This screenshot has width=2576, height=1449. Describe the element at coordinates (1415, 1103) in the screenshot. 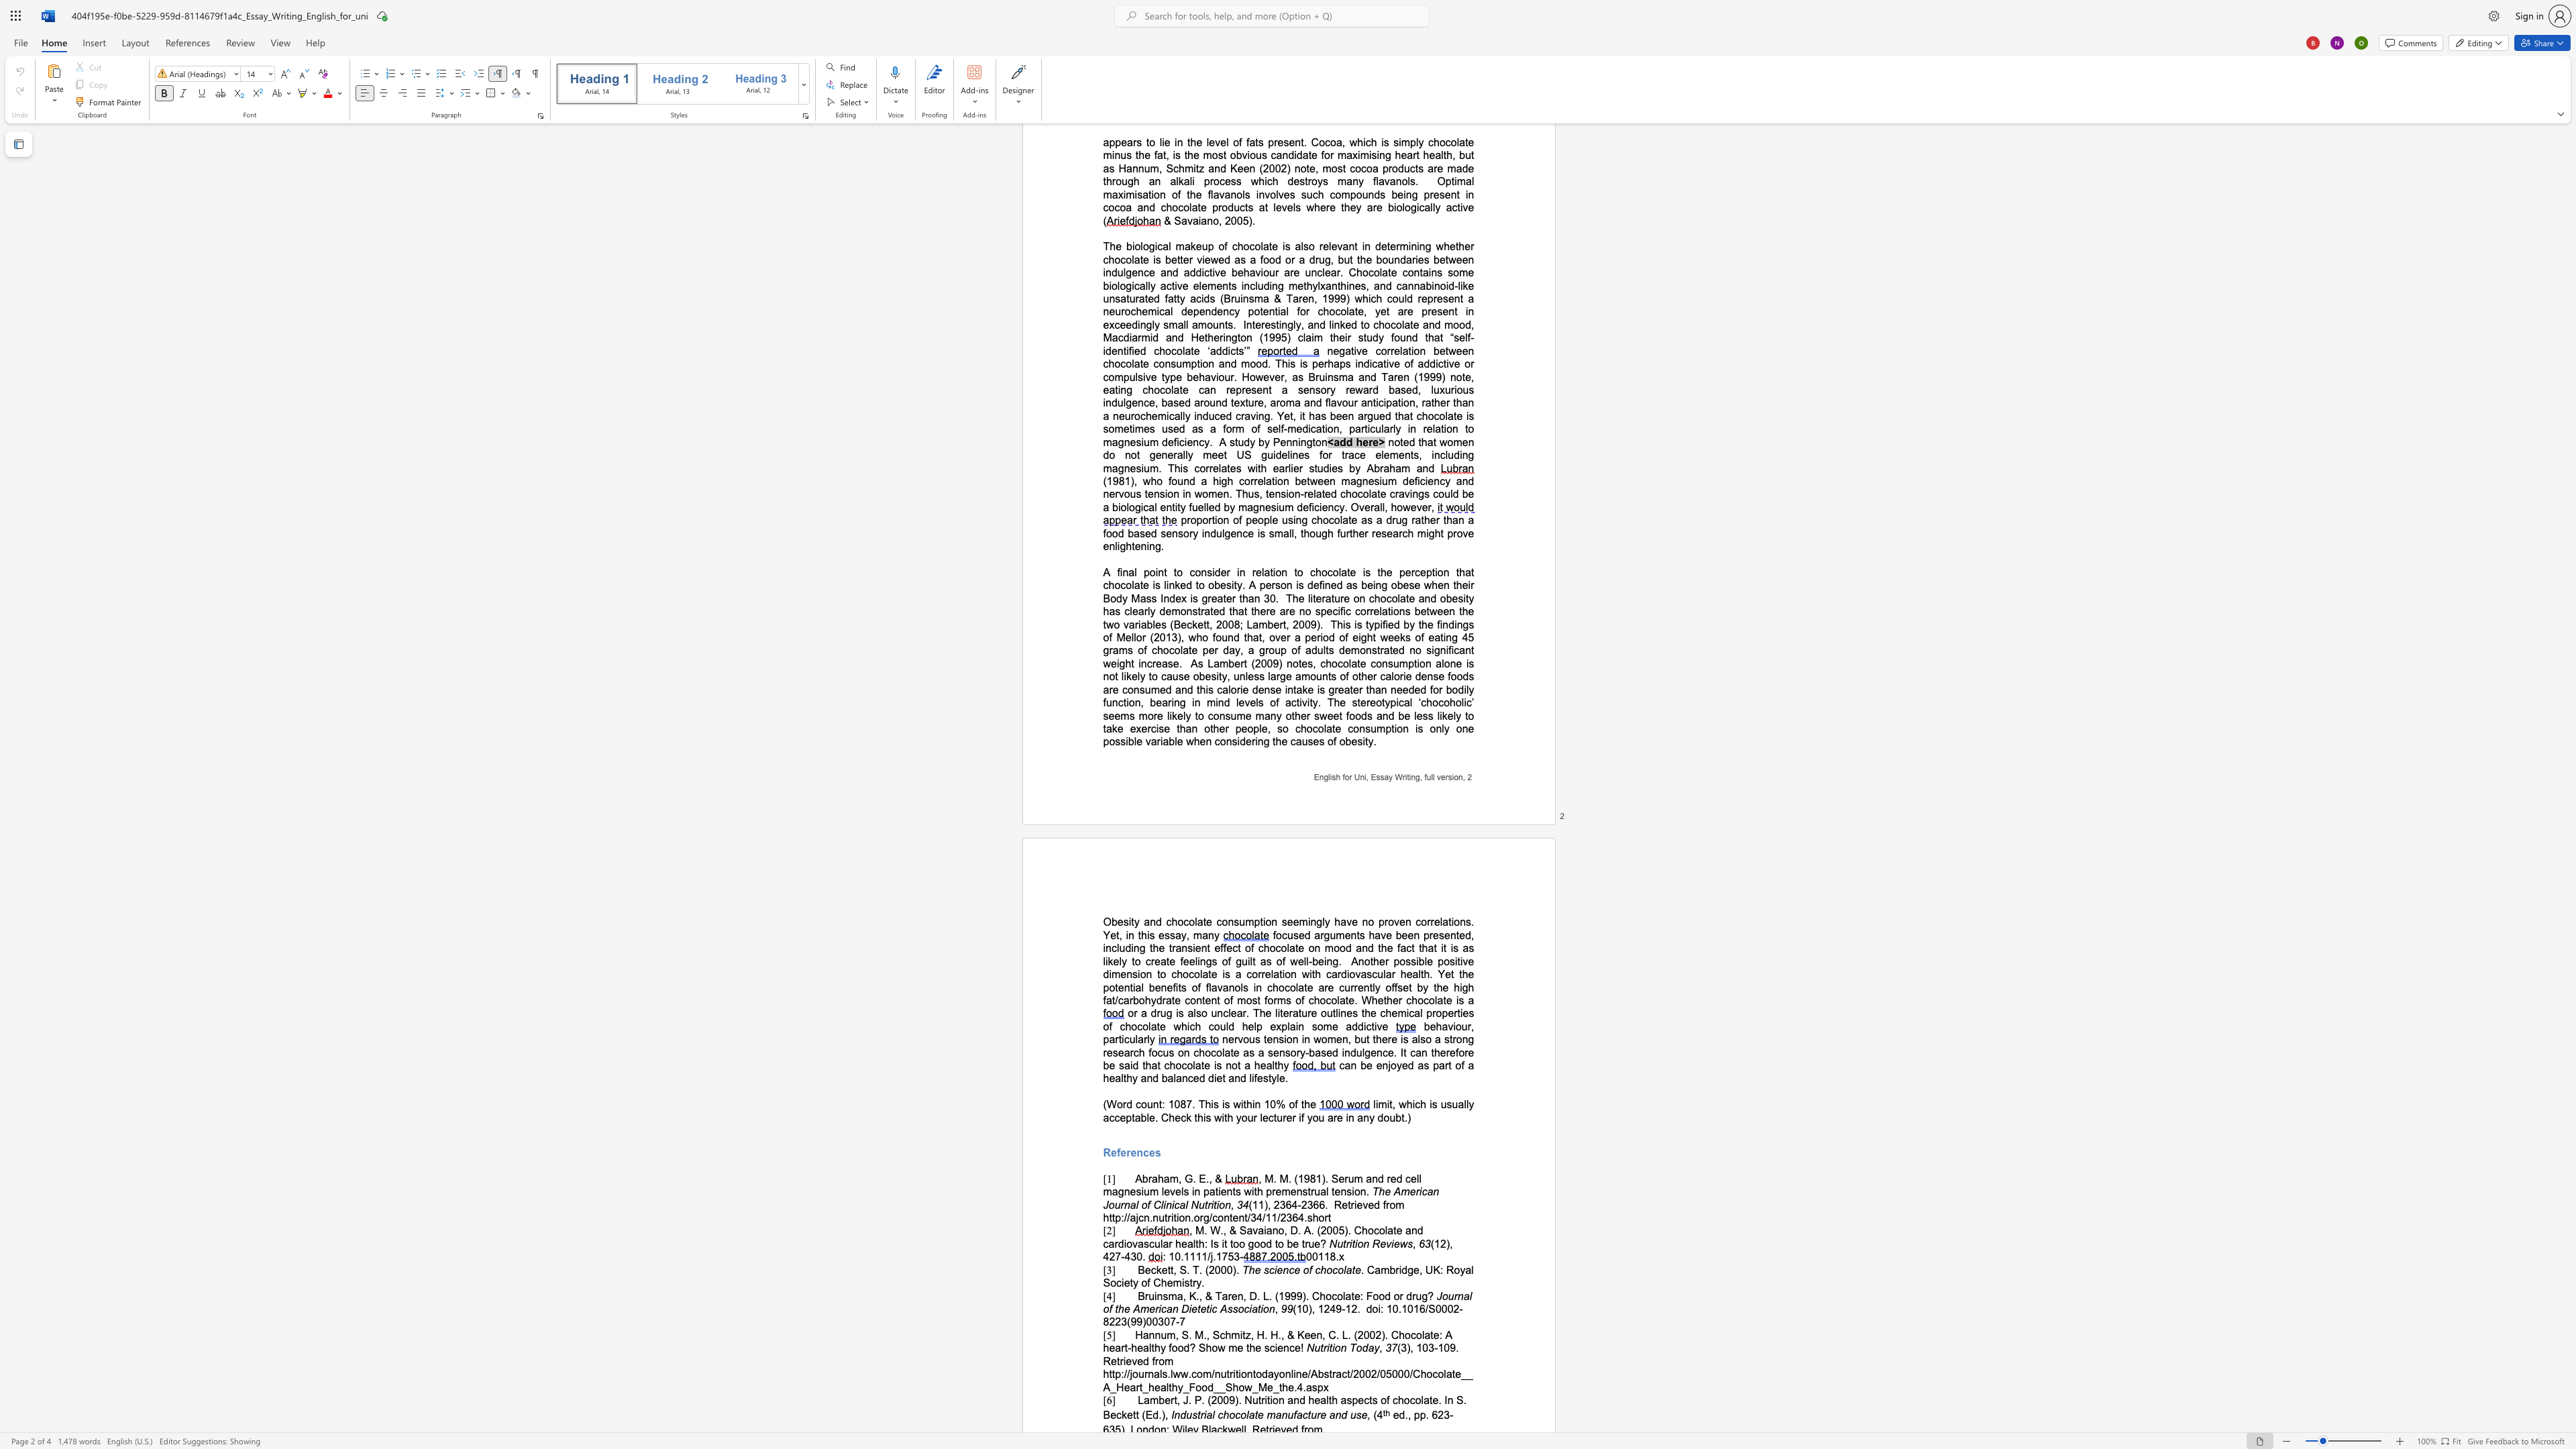

I see `the subset text "ch is usually acceptable. Check this with your le" within the text "limit, which is usually acceptable. Check this with your lecturer if you are in any doubt.)"` at that location.